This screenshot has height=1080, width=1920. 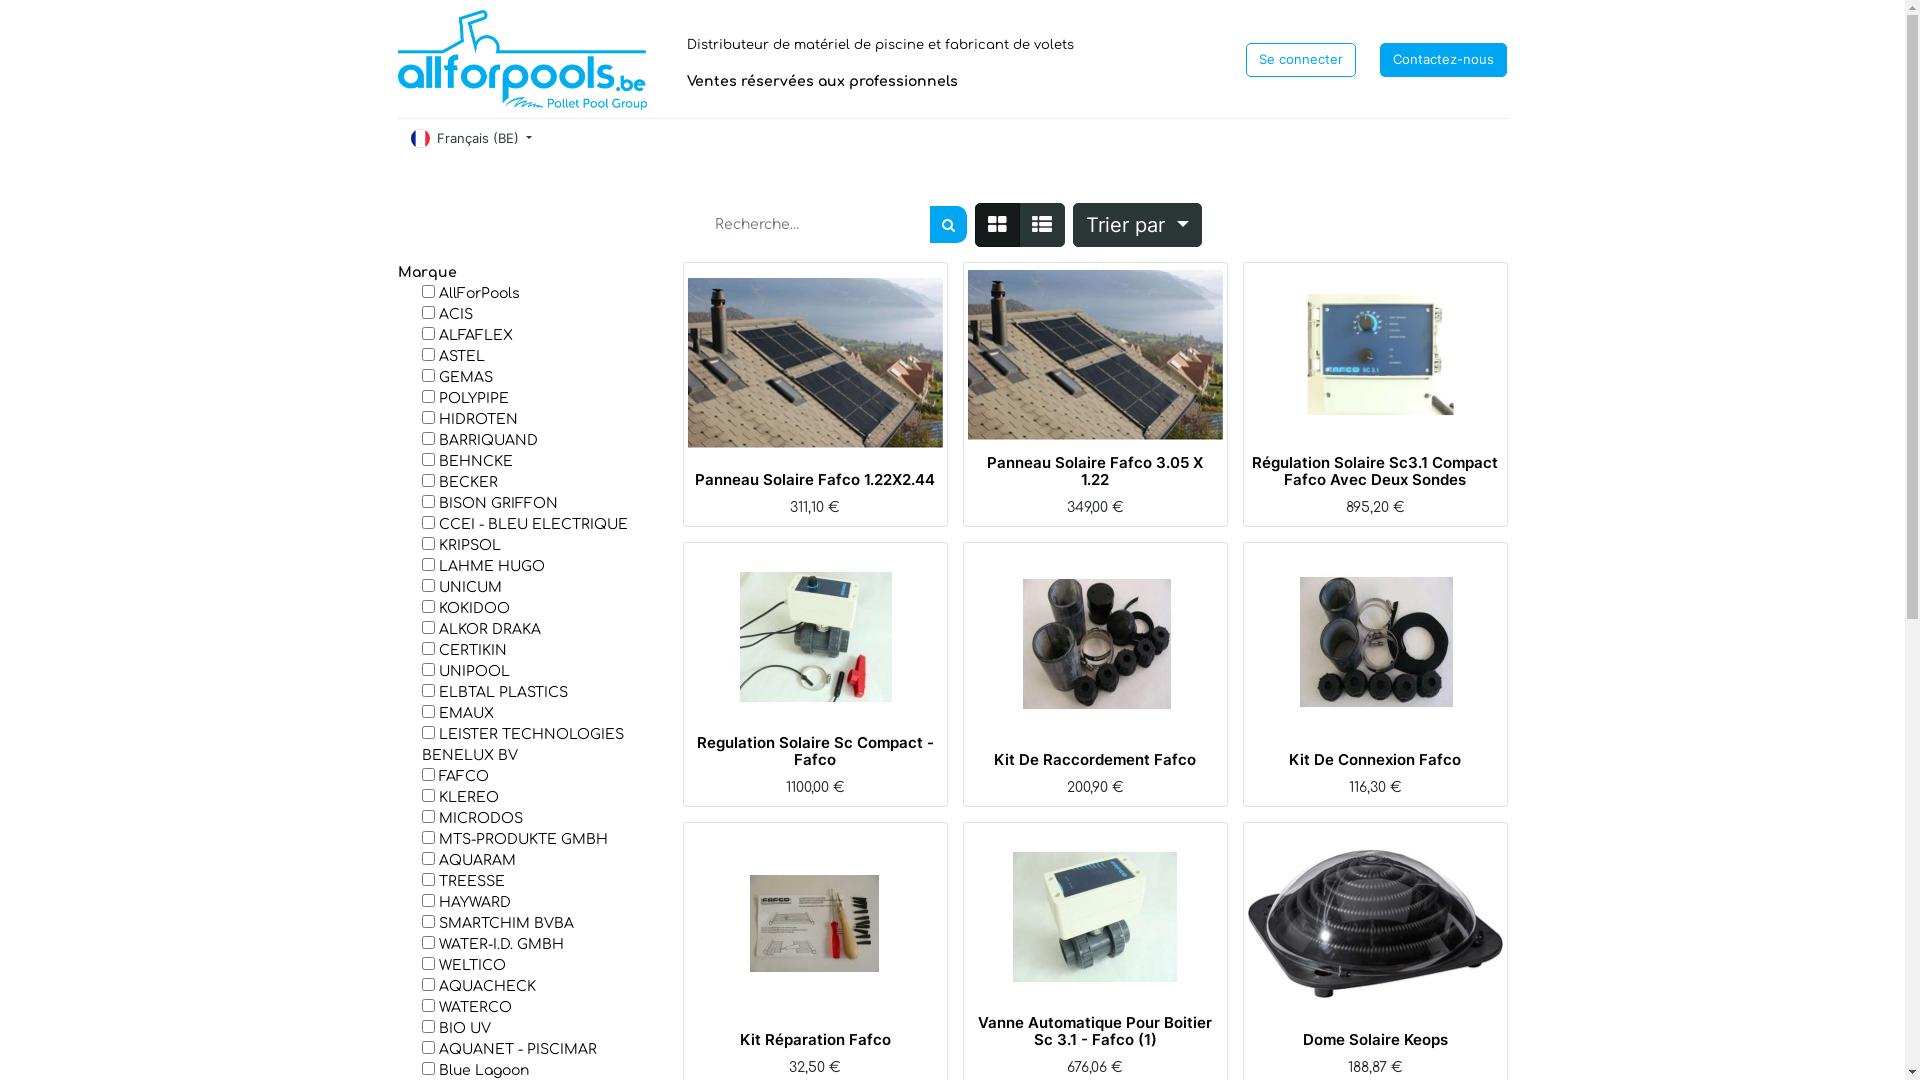 I want to click on 'Vanne Automatique Pour Boitier Sc 3.1 - Fafco (1)', so click(x=1093, y=1030).